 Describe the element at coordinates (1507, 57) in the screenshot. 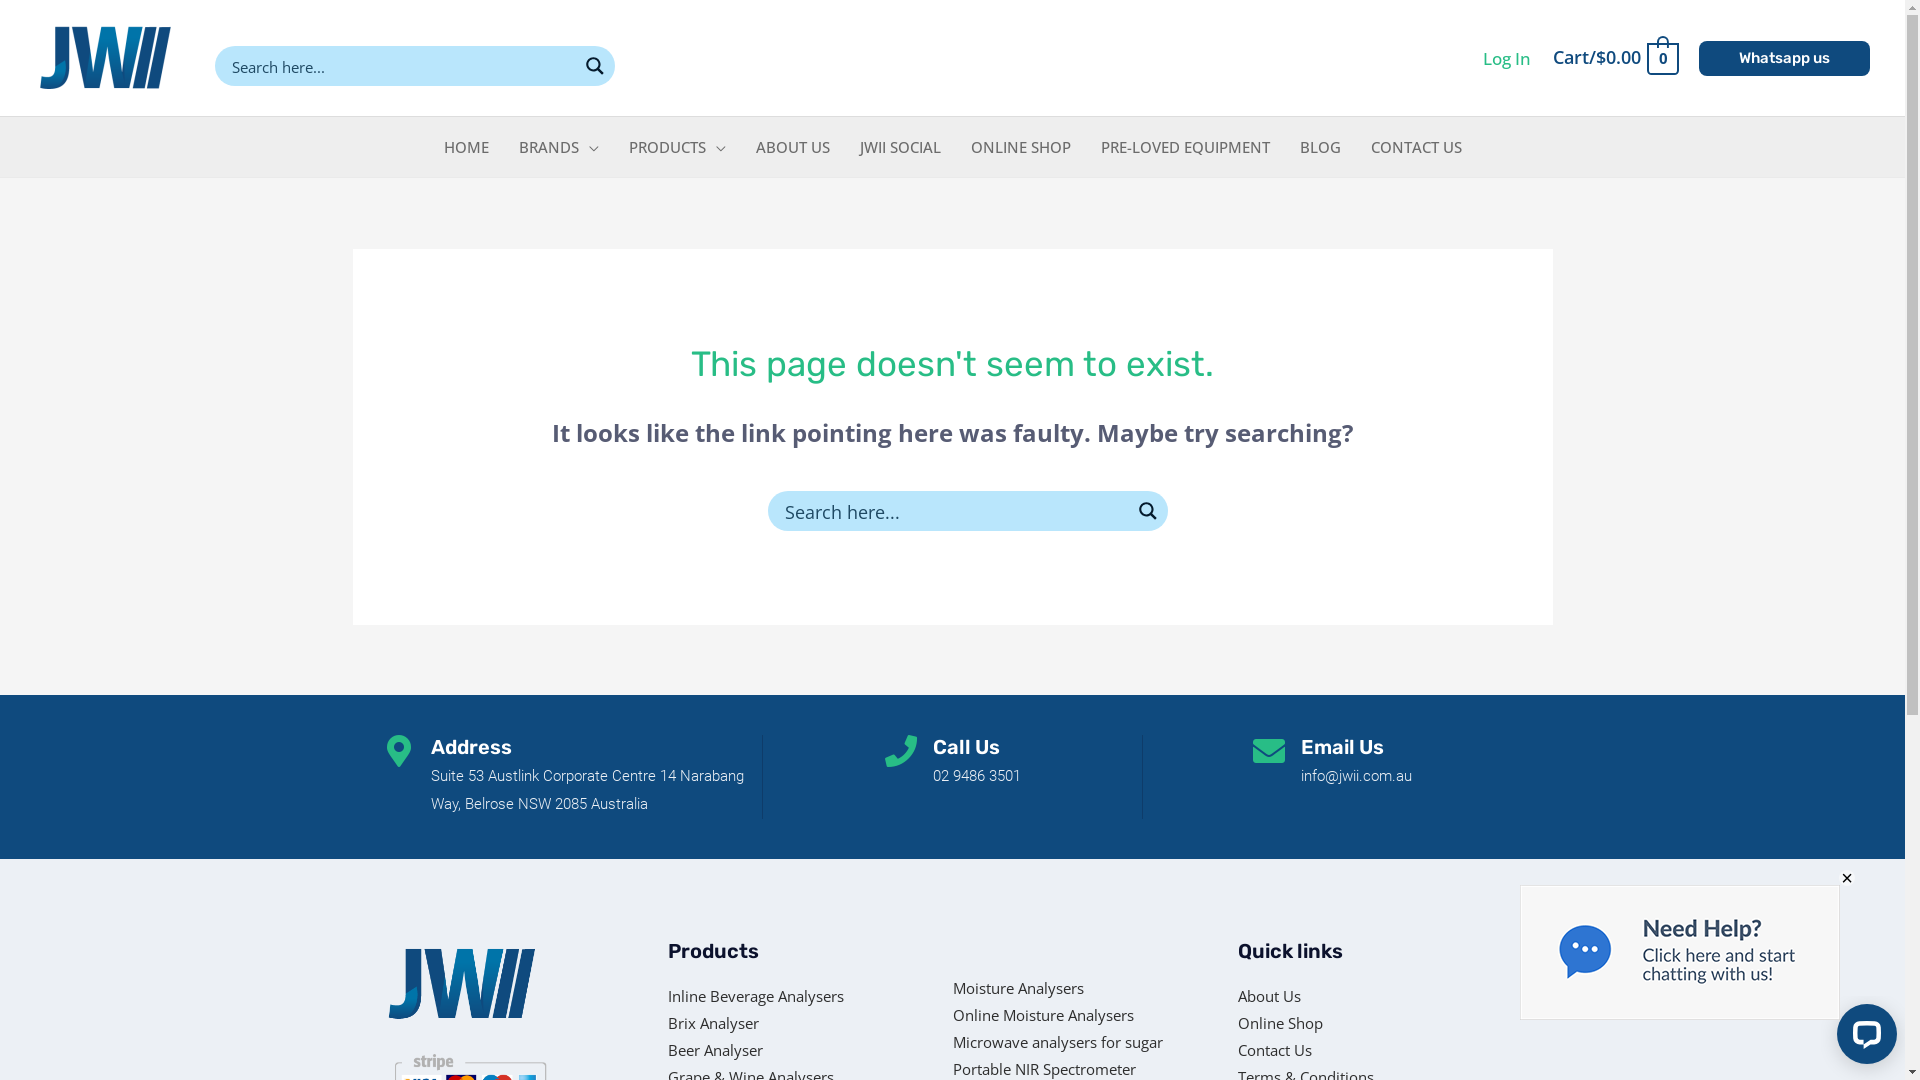

I see `'Log In'` at that location.